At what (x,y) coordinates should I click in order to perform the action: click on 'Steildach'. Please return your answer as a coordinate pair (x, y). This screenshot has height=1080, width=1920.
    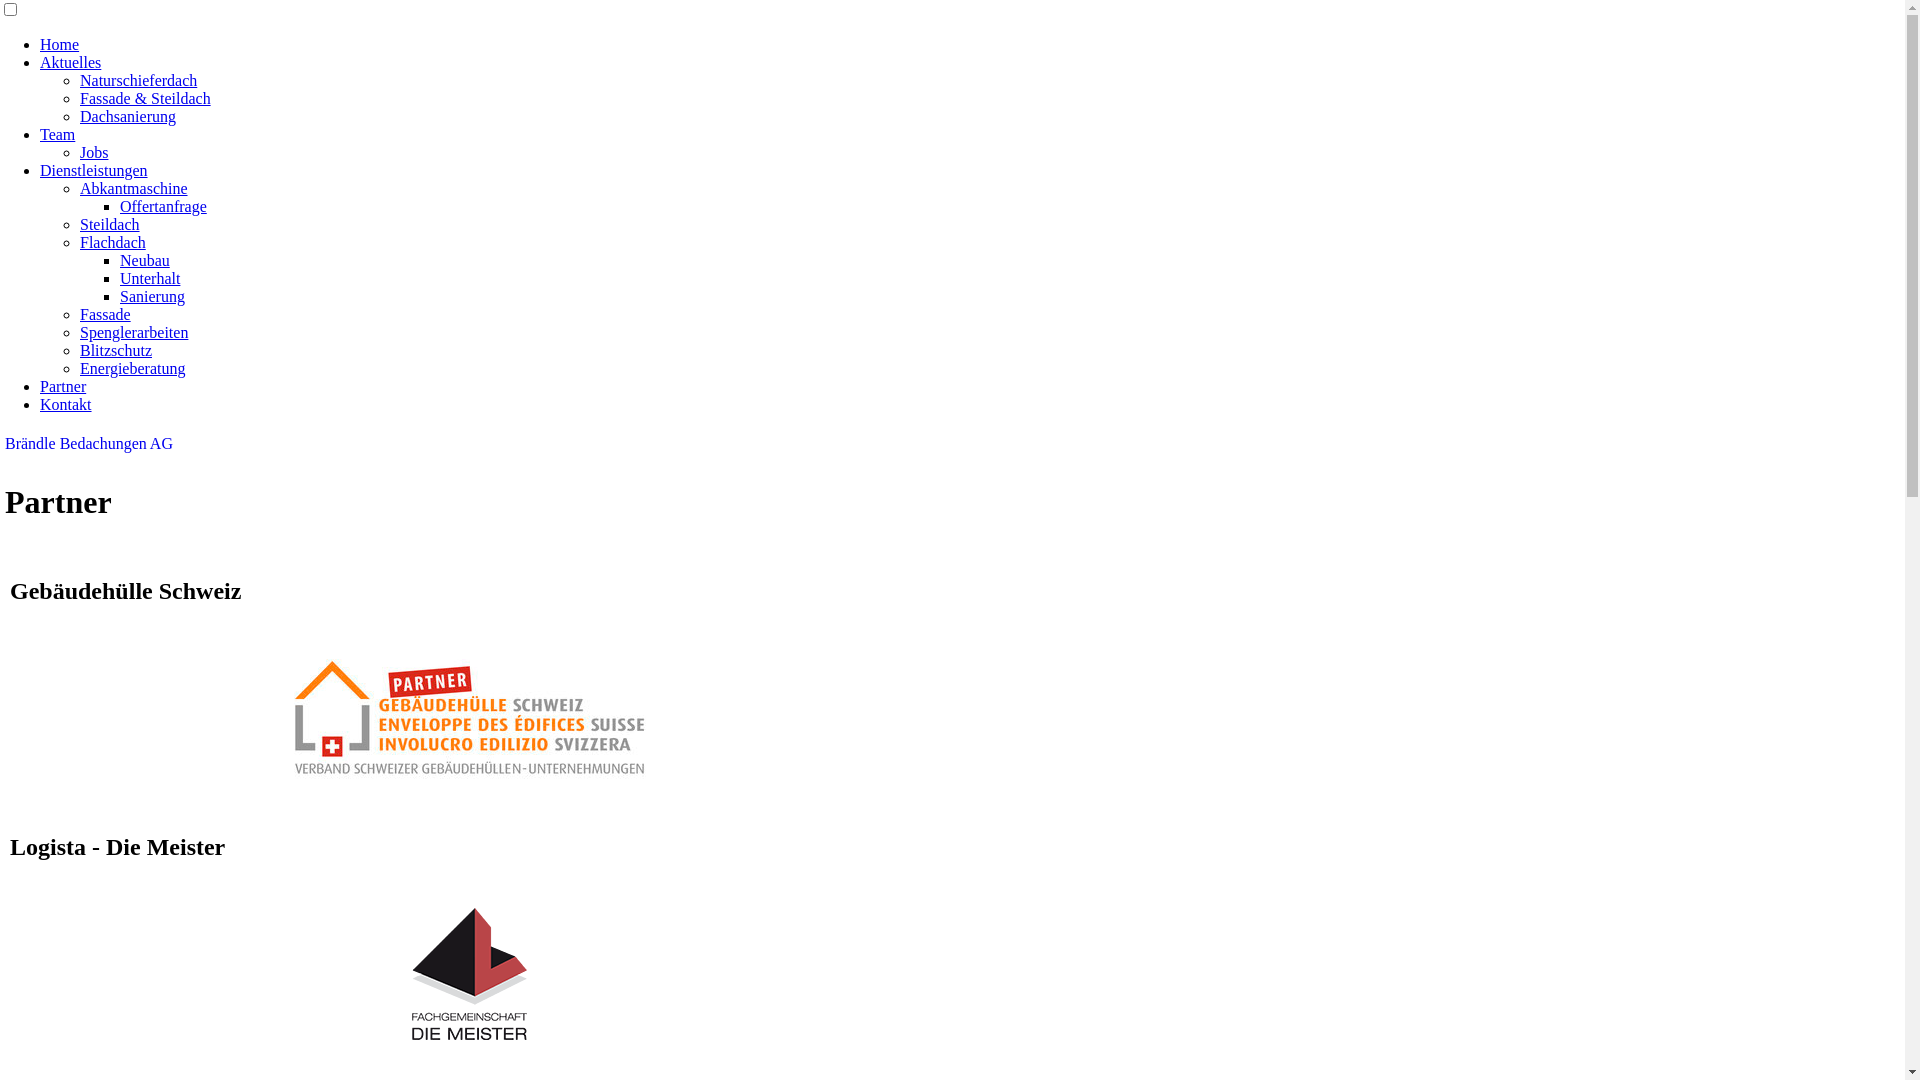
    Looking at the image, I should click on (109, 224).